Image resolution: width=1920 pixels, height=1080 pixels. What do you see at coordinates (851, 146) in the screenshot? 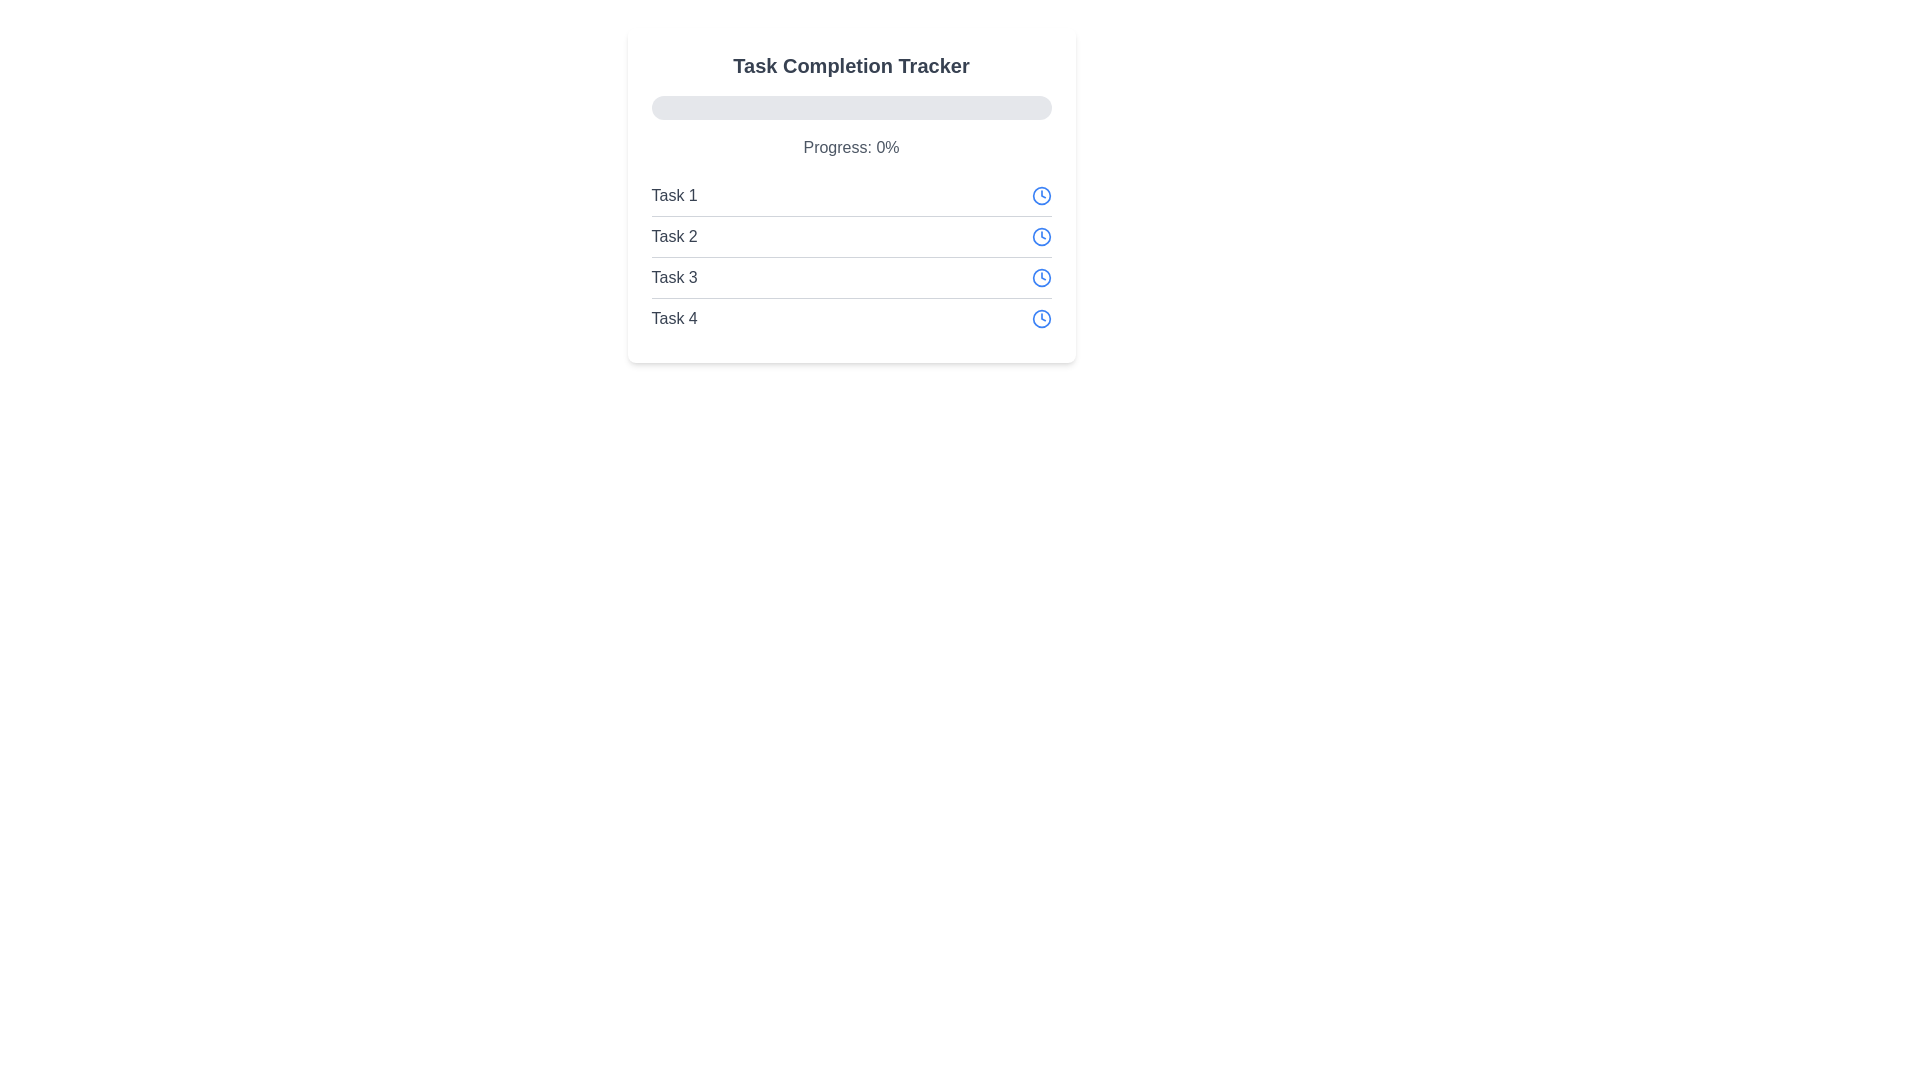
I see `displayed information from the text label showing 'Progress: 0%' which is styled with a gray font on a white background, located below the progress bar in the 'Task Completion Tracker' interface` at bounding box center [851, 146].